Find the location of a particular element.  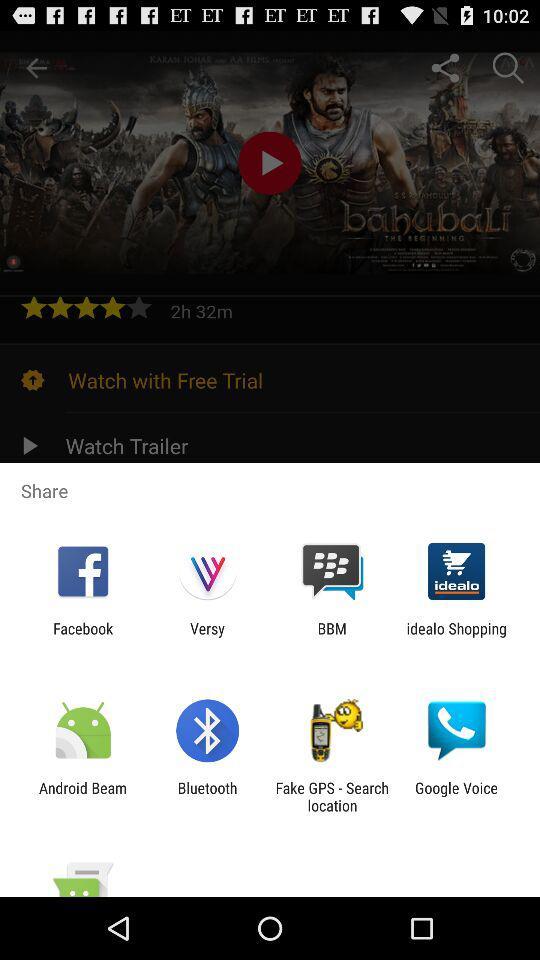

the item next to the facebook app is located at coordinates (206, 636).